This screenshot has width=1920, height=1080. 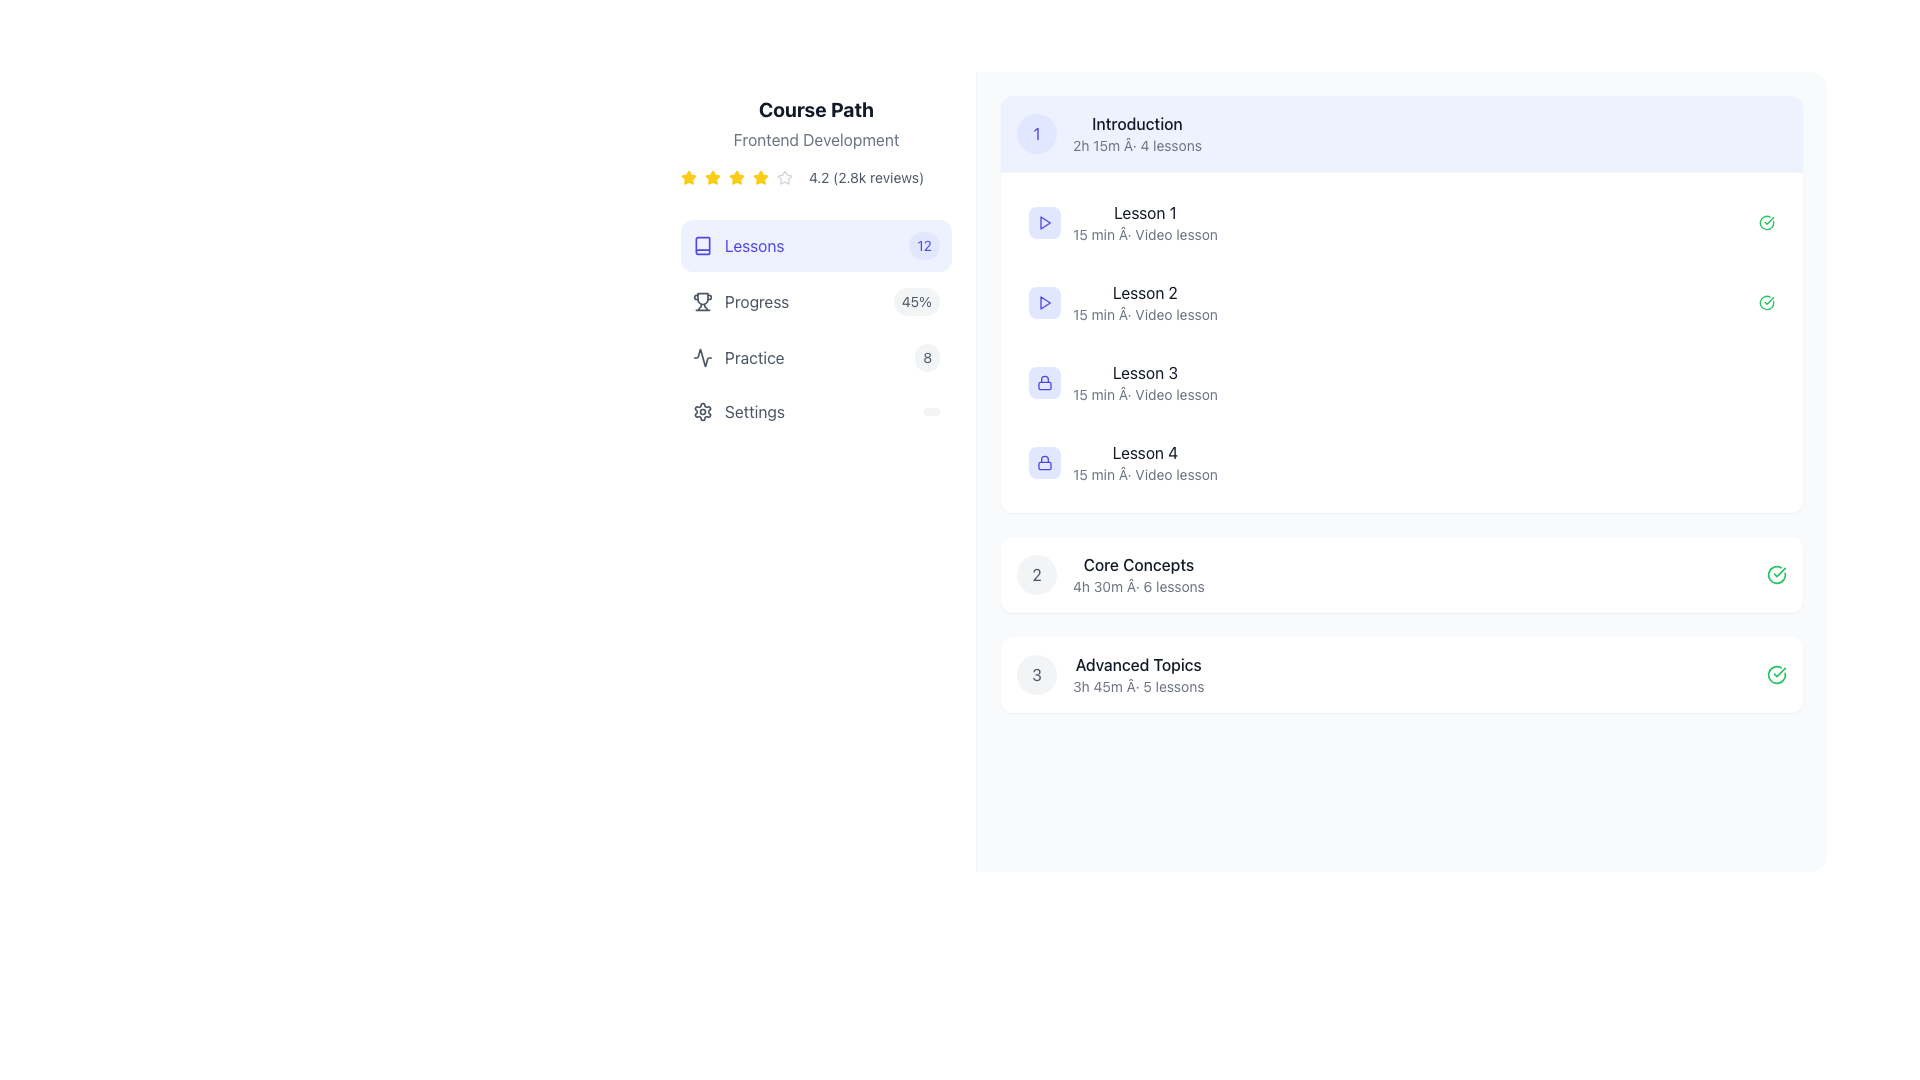 What do you see at coordinates (737, 357) in the screenshot?
I see `the 'Practice' navigation link` at bounding box center [737, 357].